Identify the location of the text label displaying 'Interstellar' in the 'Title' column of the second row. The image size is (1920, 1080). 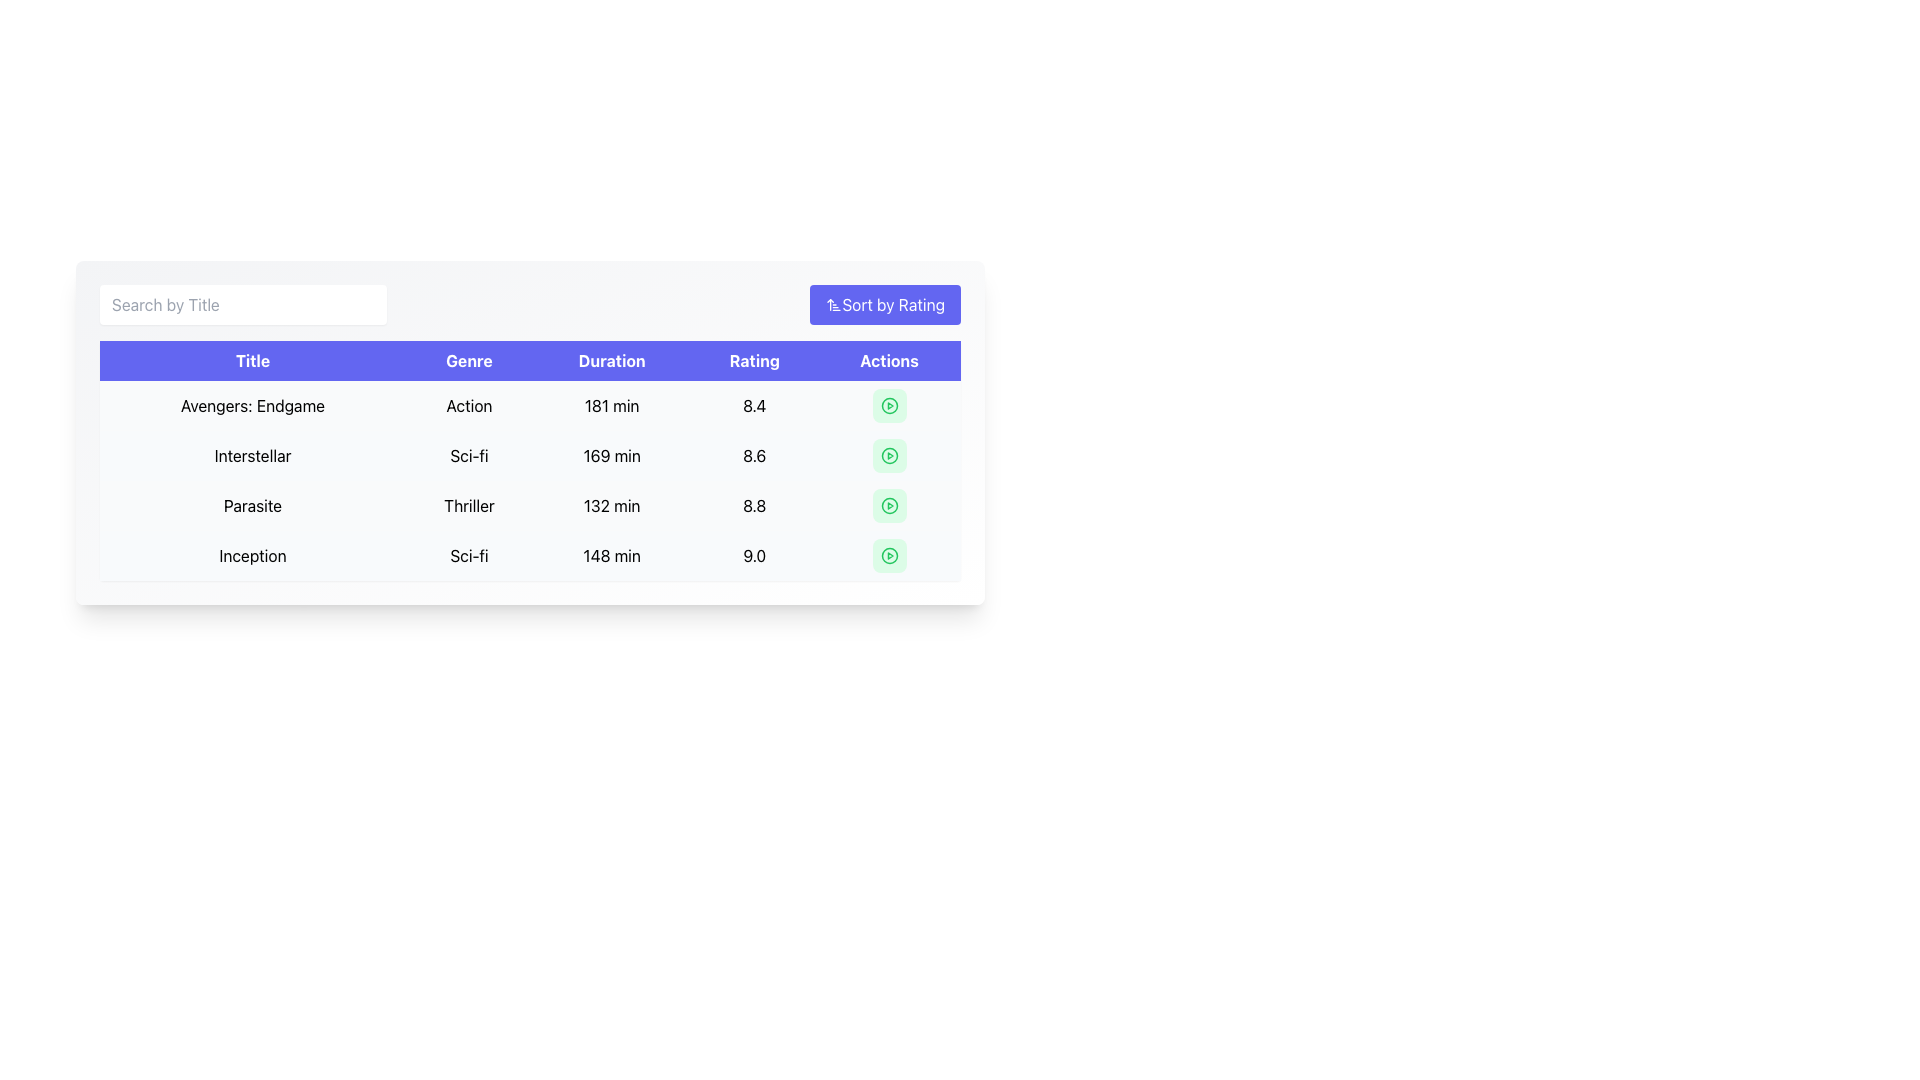
(252, 455).